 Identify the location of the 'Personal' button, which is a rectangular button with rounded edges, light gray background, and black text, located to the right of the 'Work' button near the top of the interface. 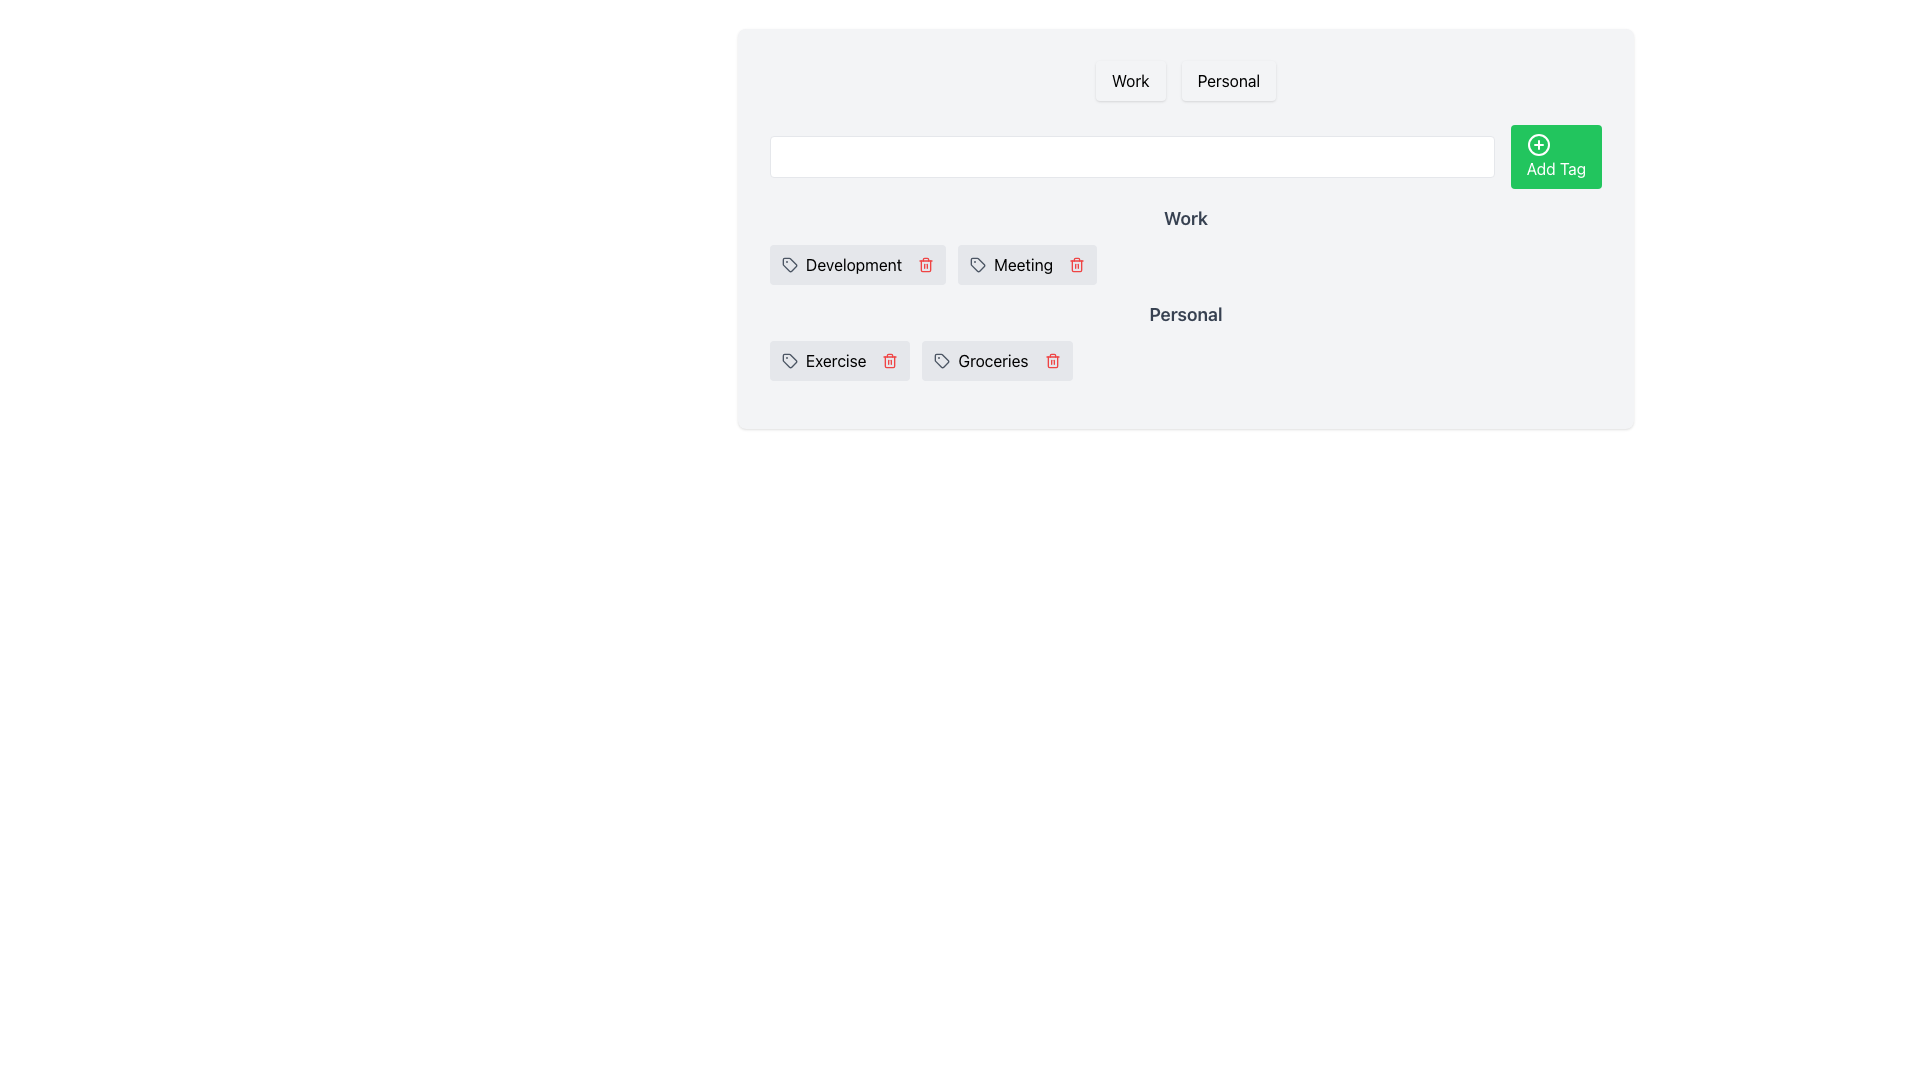
(1227, 80).